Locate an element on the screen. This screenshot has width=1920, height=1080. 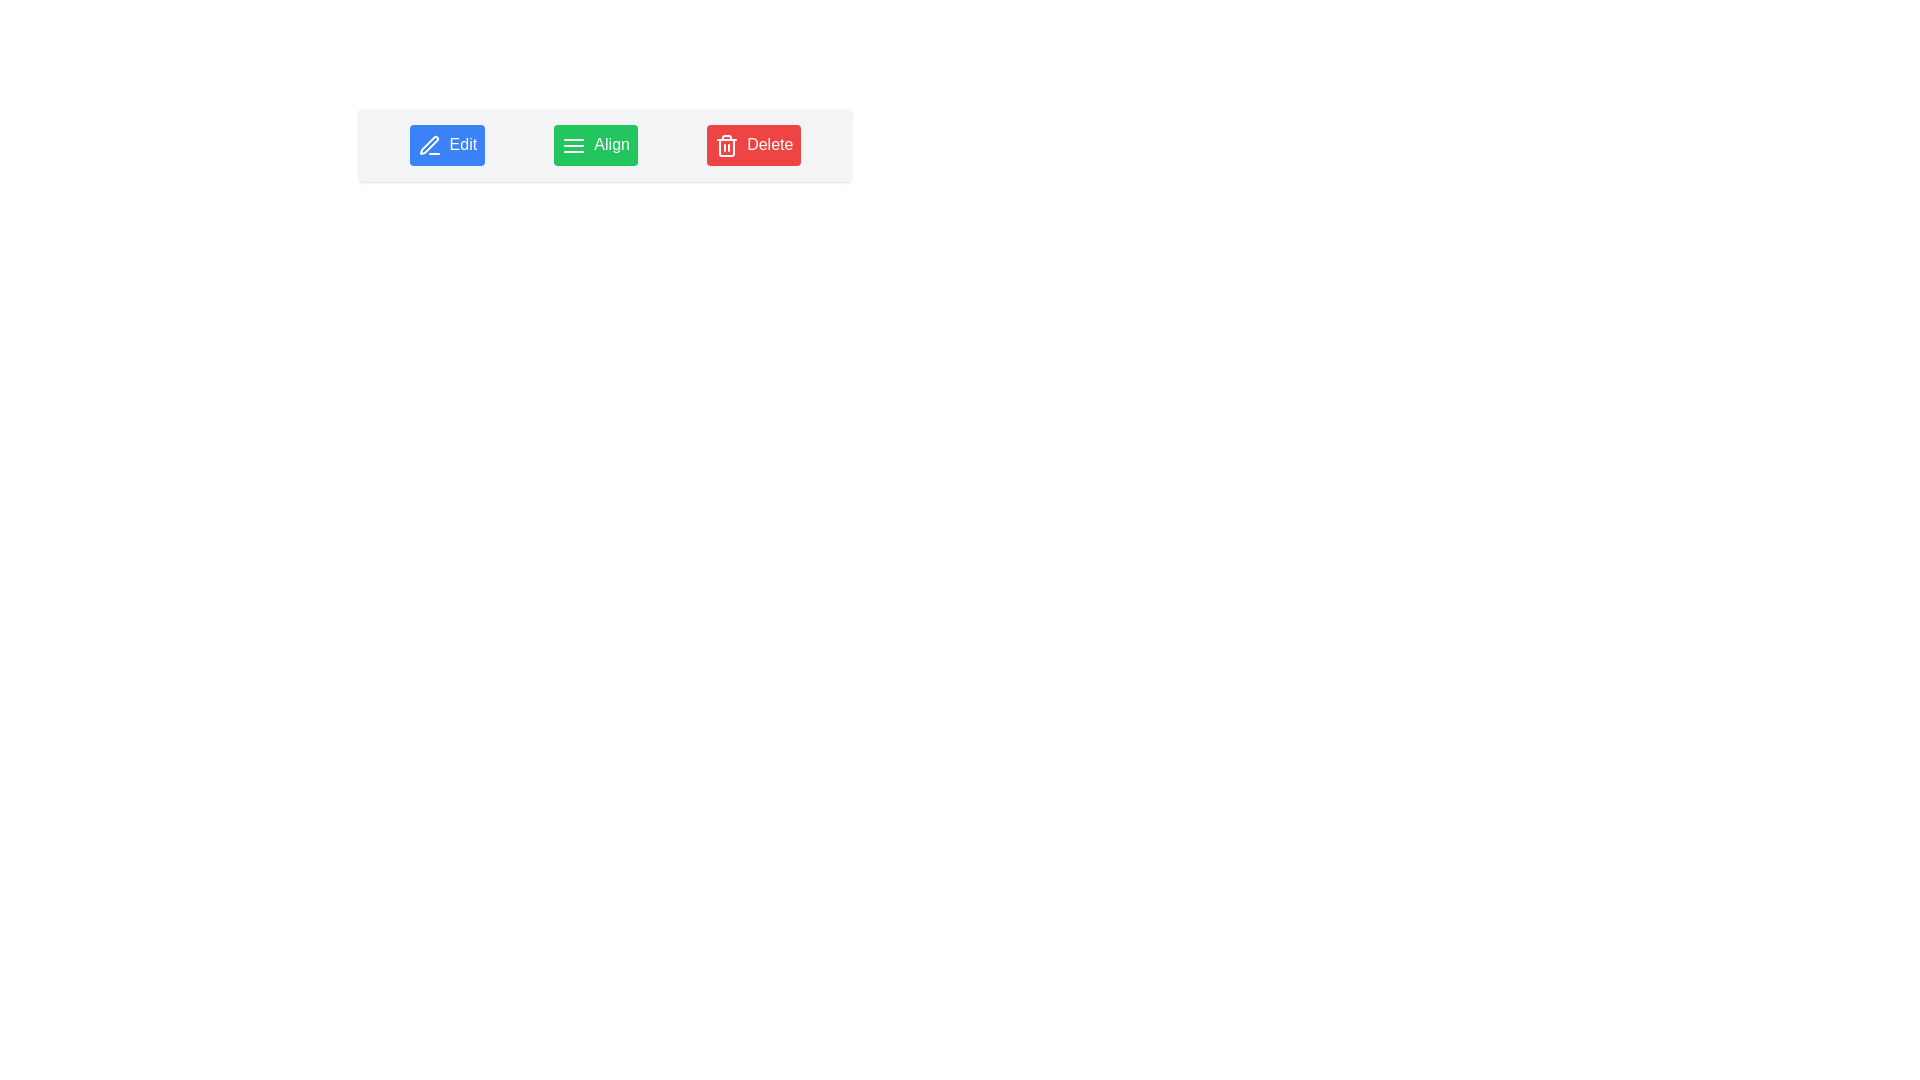
the 'Delete' button with a red background and white text is located at coordinates (753, 144).